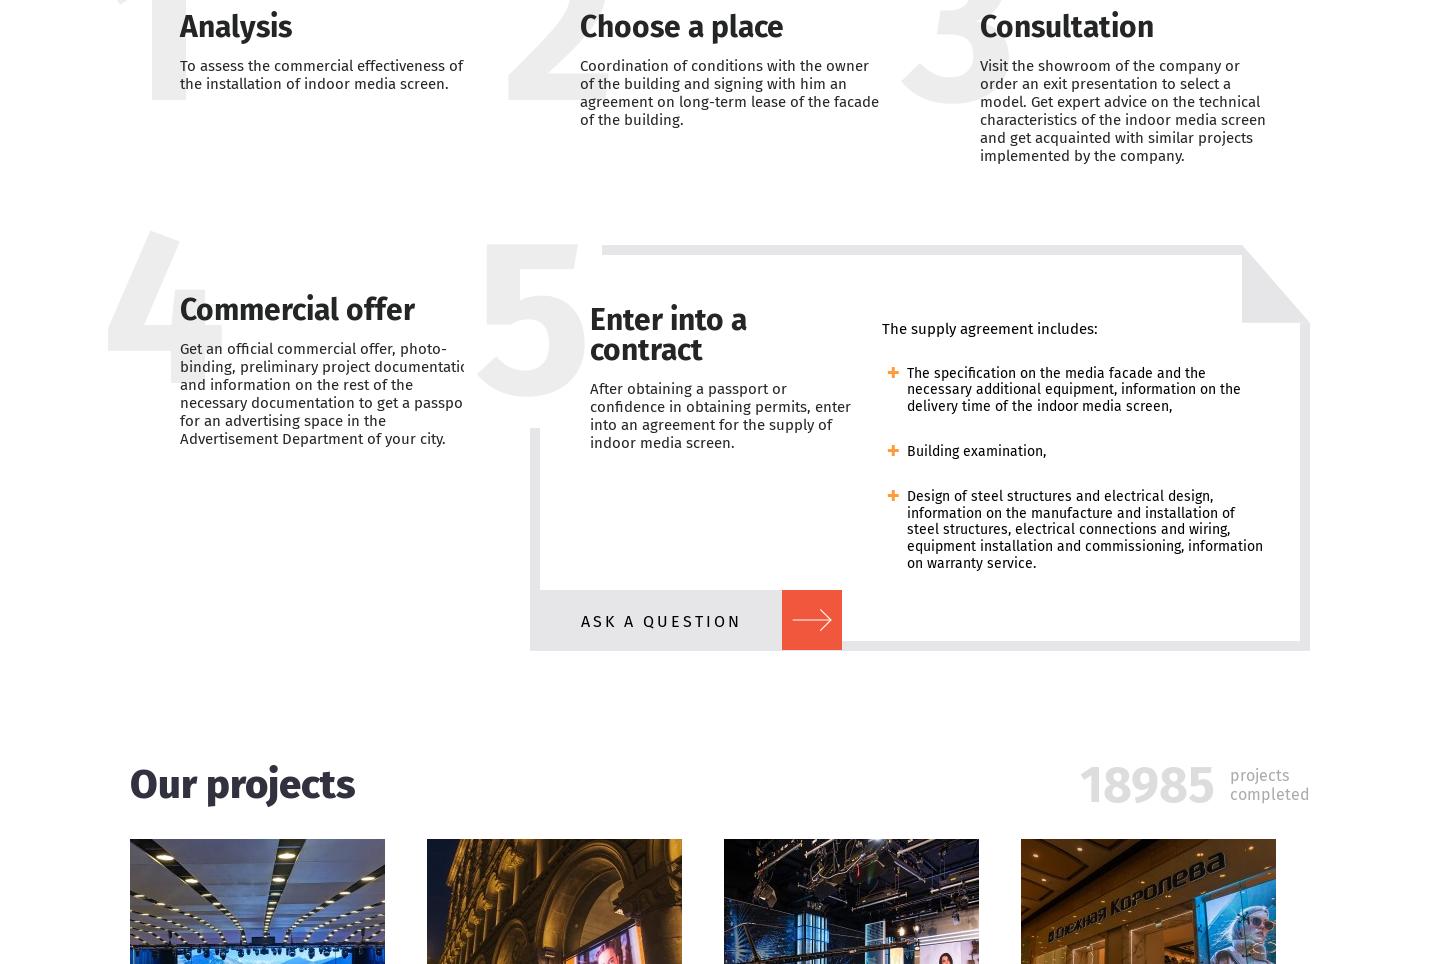 This screenshot has height=964, width=1440. Describe the element at coordinates (329, 393) in the screenshot. I see `'Get an official commercial offer, photo-binding, preliminary project documentation and information on the rest of the necessary documentation to get a passport for an advertising space in the Advertisement Department of your city.'` at that location.